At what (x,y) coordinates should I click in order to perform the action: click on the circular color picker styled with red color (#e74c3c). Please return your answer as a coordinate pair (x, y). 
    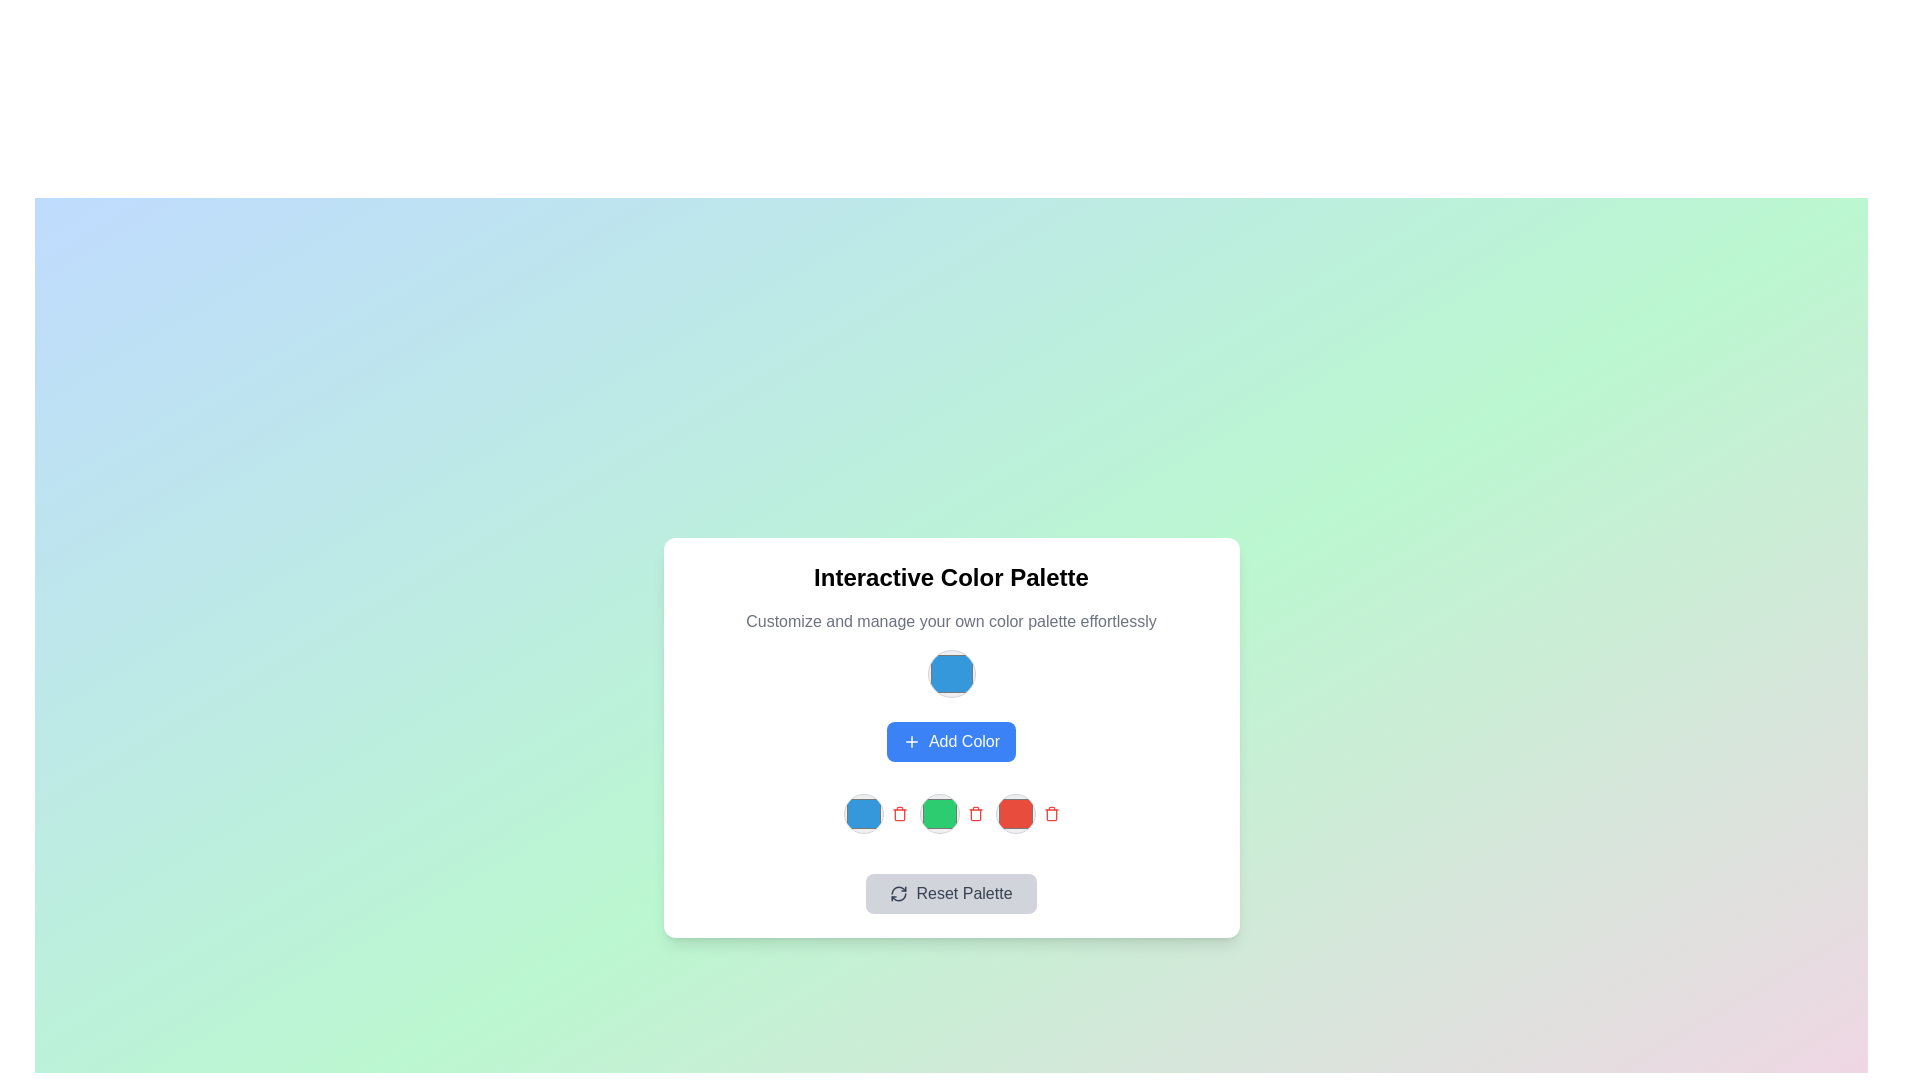
    Looking at the image, I should click on (1015, 813).